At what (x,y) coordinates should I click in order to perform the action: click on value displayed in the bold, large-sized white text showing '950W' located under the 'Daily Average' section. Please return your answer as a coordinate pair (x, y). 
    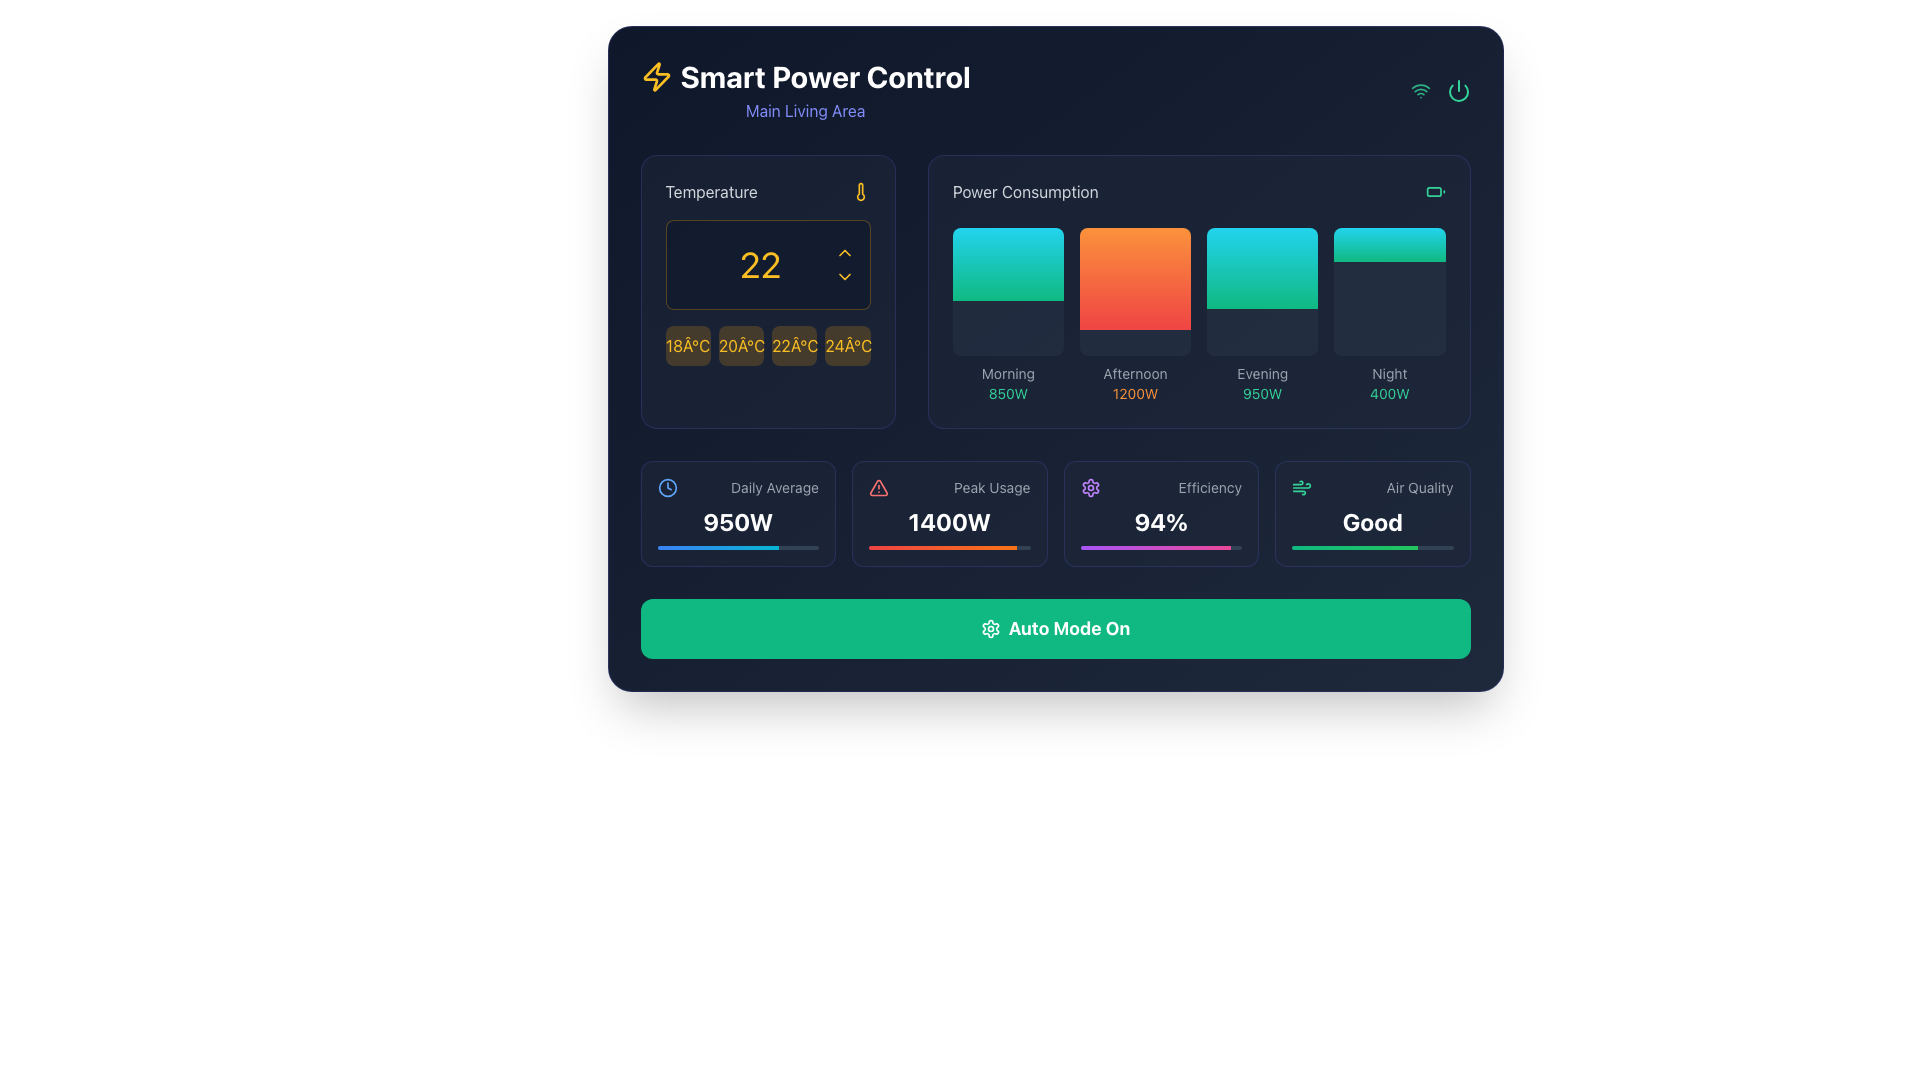
    Looking at the image, I should click on (737, 520).